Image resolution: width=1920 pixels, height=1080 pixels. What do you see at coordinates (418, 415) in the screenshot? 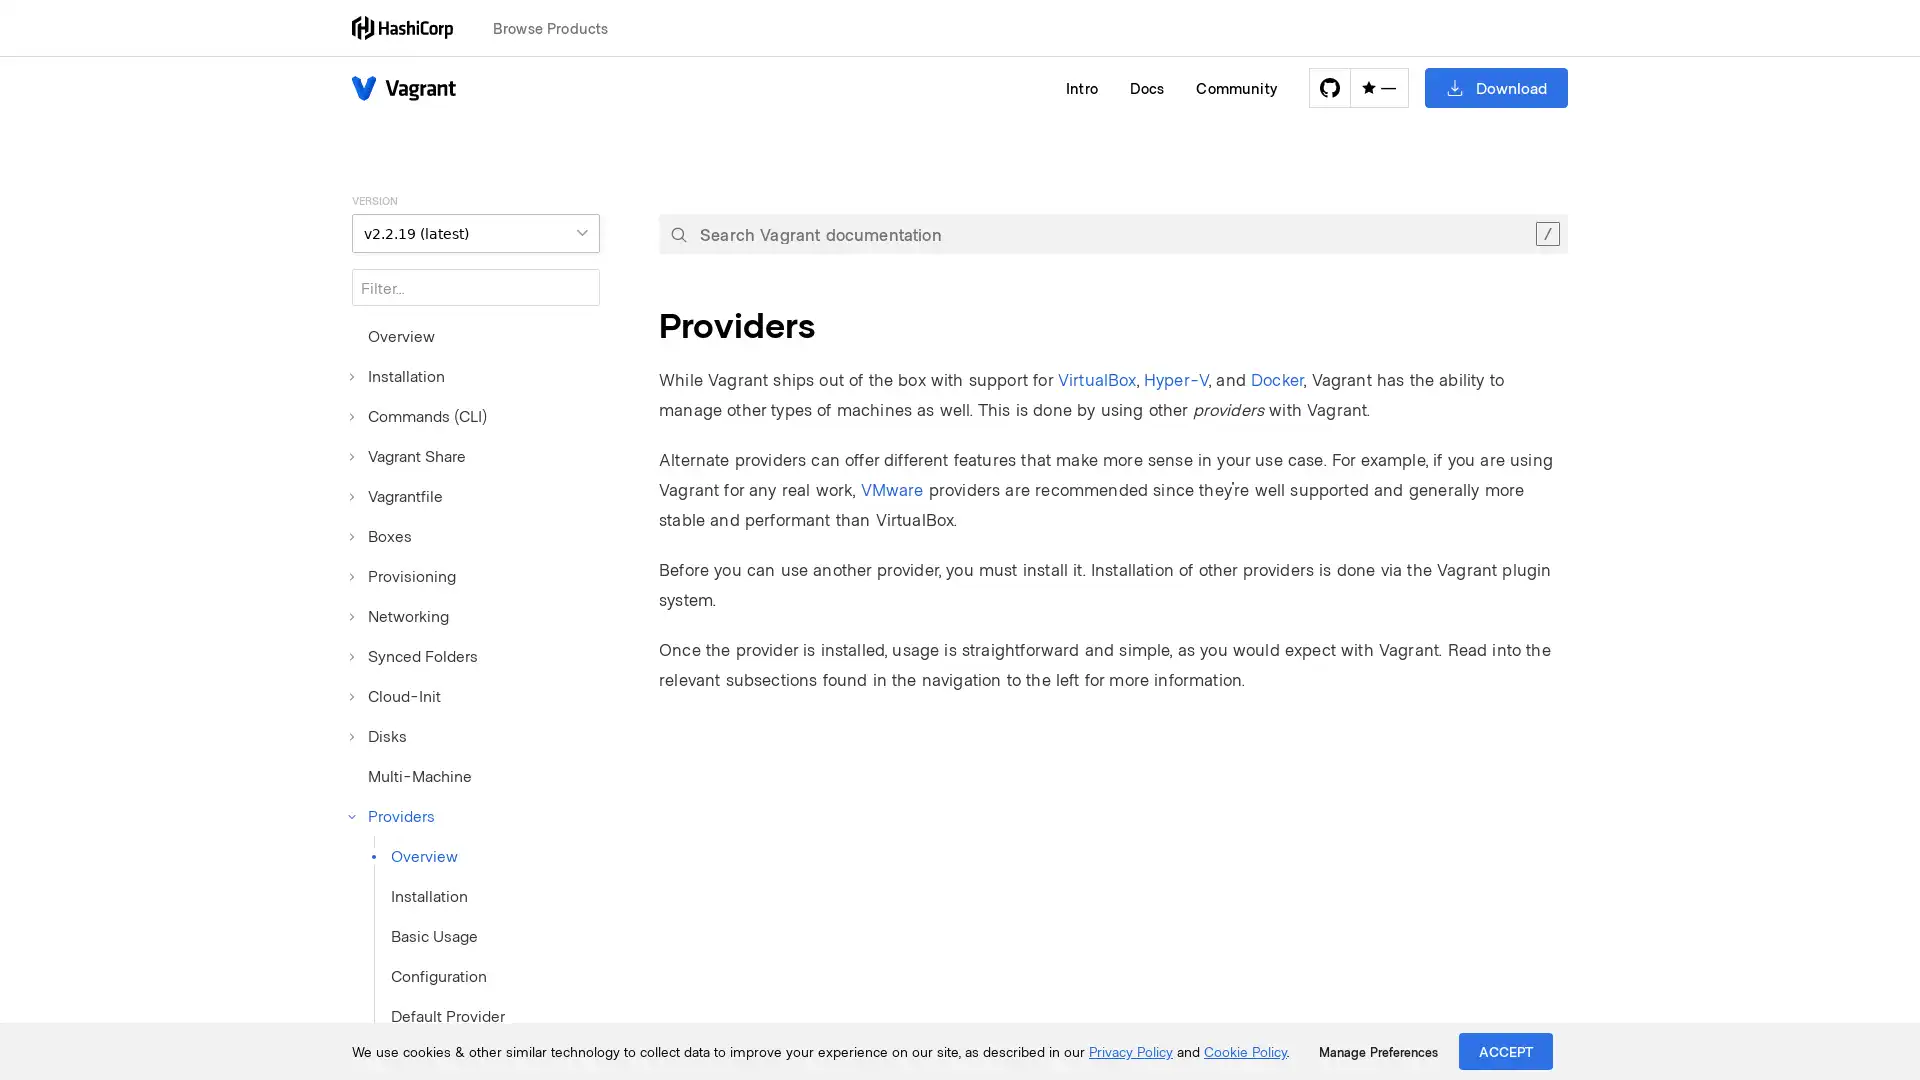
I see `Commands (CLI)` at bounding box center [418, 415].